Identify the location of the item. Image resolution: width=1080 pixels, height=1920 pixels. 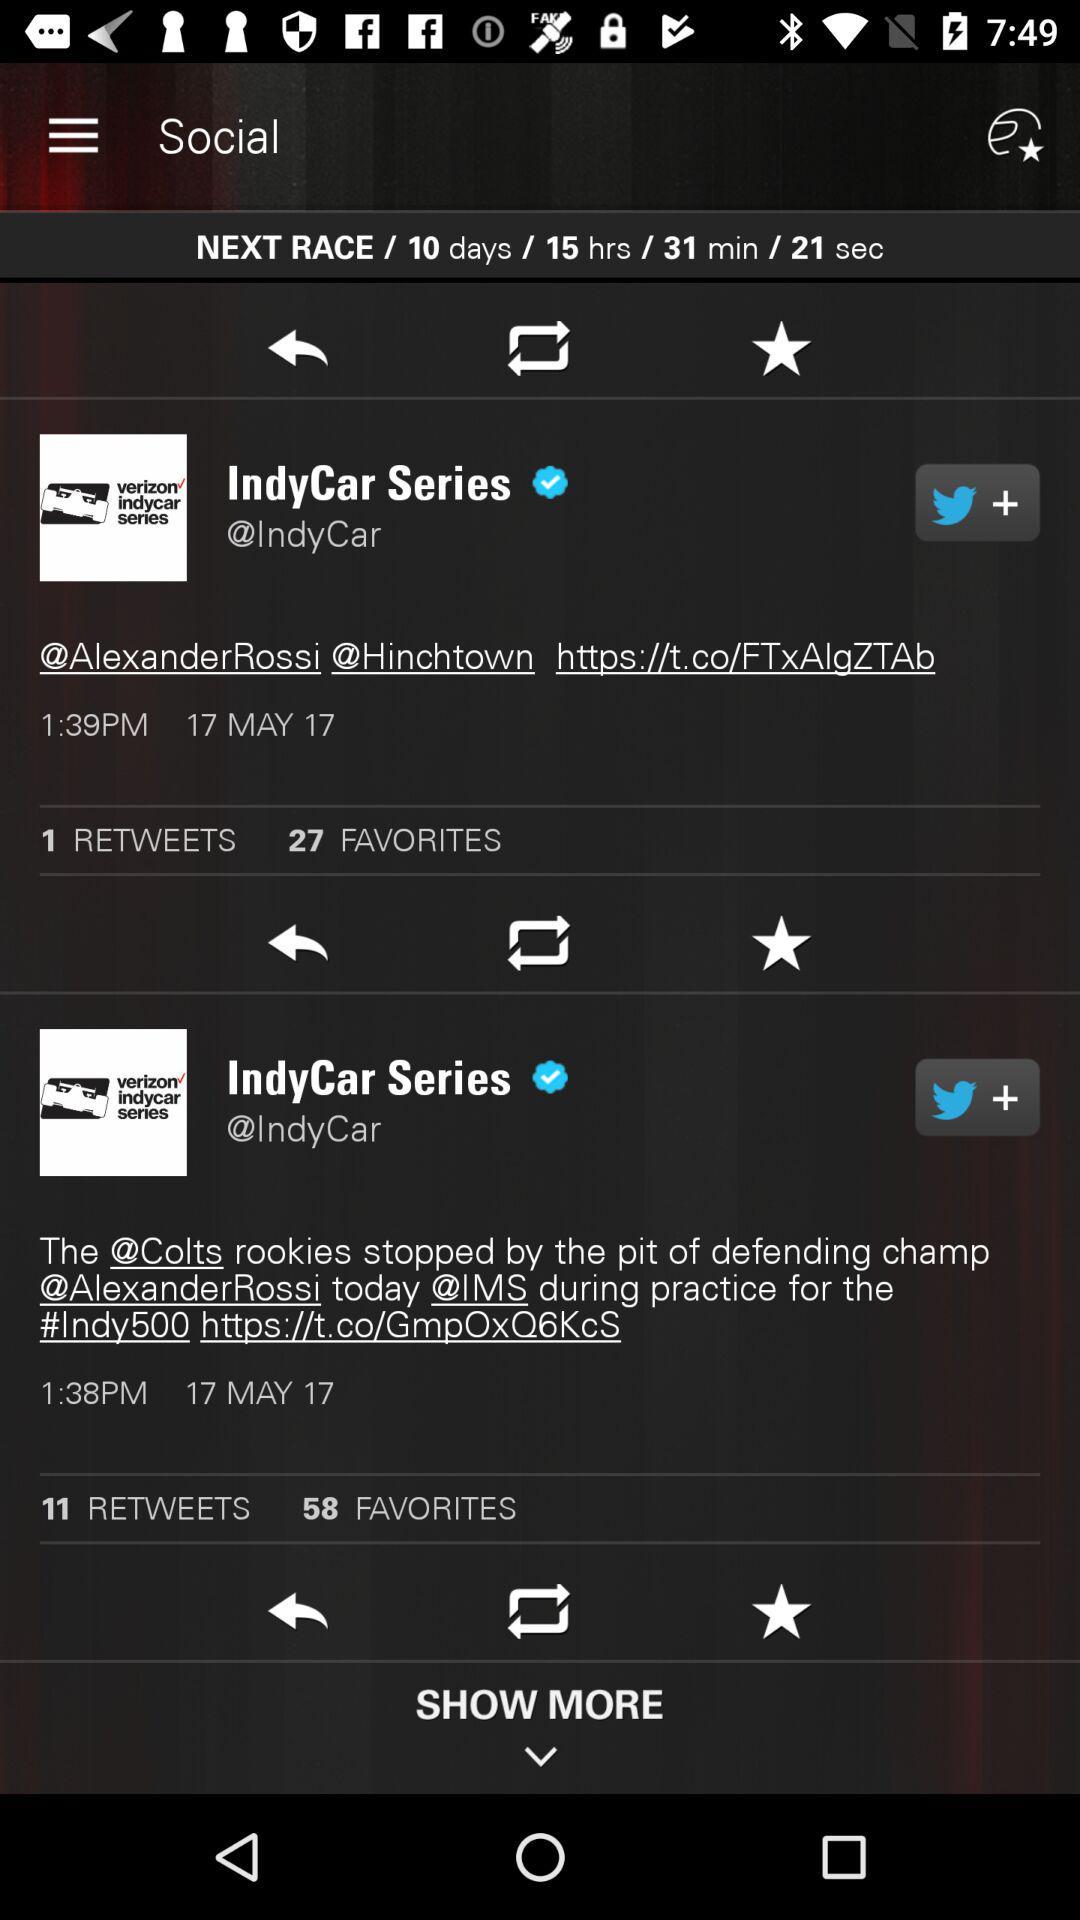
(780, 354).